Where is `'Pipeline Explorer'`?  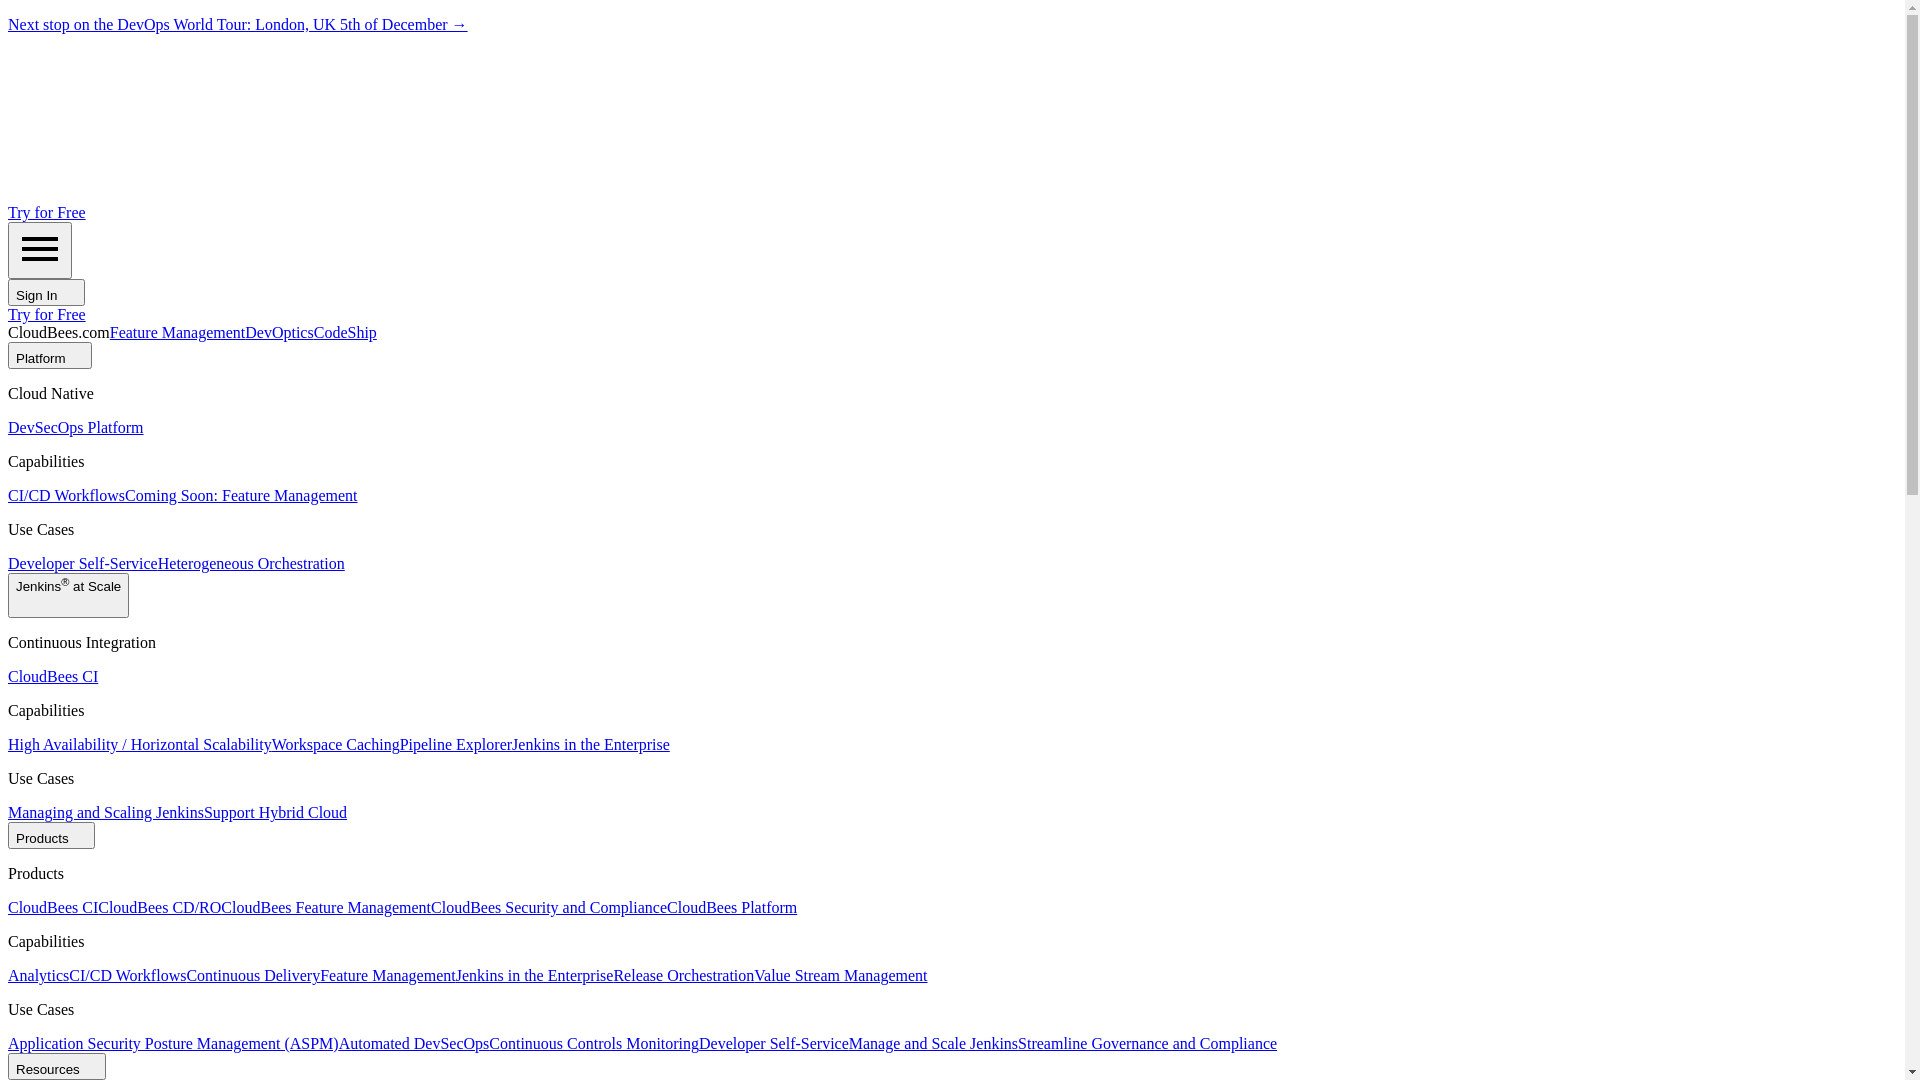 'Pipeline Explorer' is located at coordinates (399, 744).